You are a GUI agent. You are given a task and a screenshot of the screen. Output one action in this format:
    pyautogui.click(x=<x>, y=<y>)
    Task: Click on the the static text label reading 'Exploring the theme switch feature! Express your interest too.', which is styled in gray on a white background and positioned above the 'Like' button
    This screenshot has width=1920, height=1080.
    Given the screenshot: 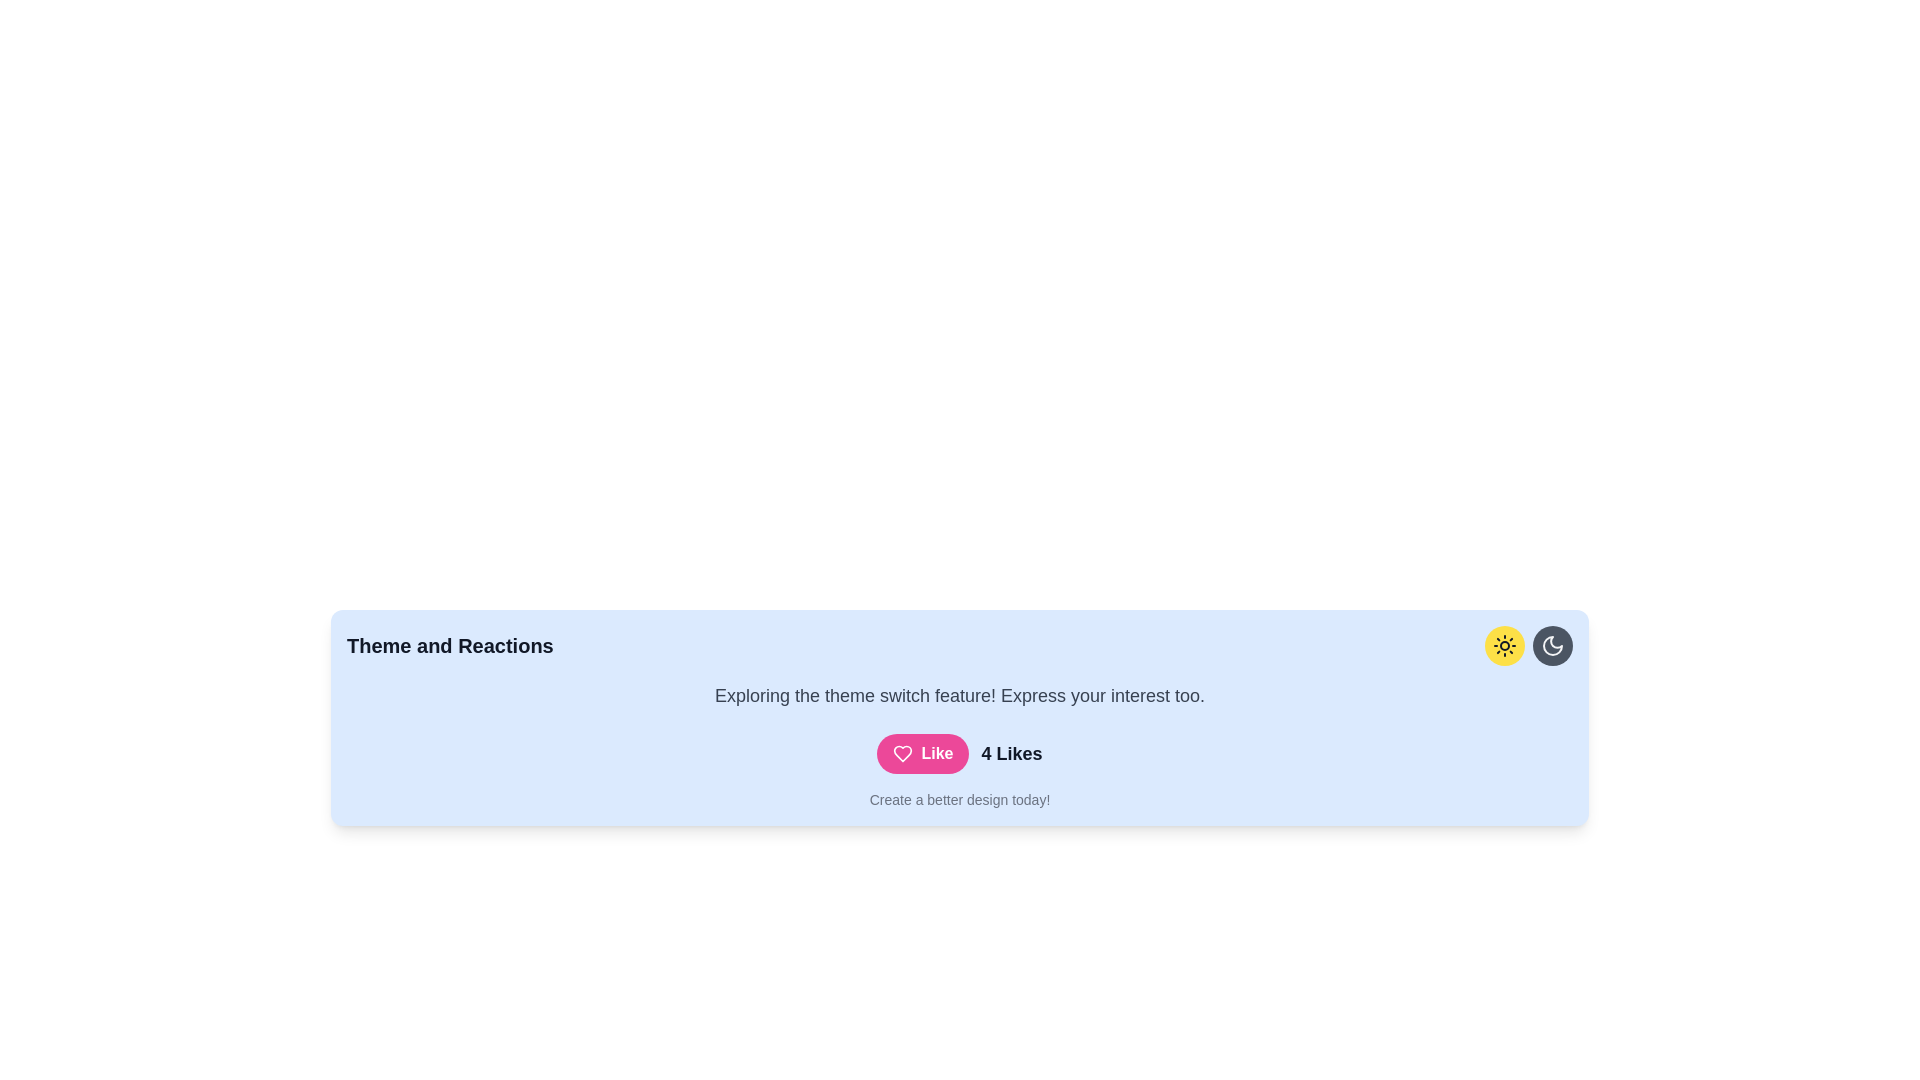 What is the action you would take?
    pyautogui.click(x=960, y=694)
    